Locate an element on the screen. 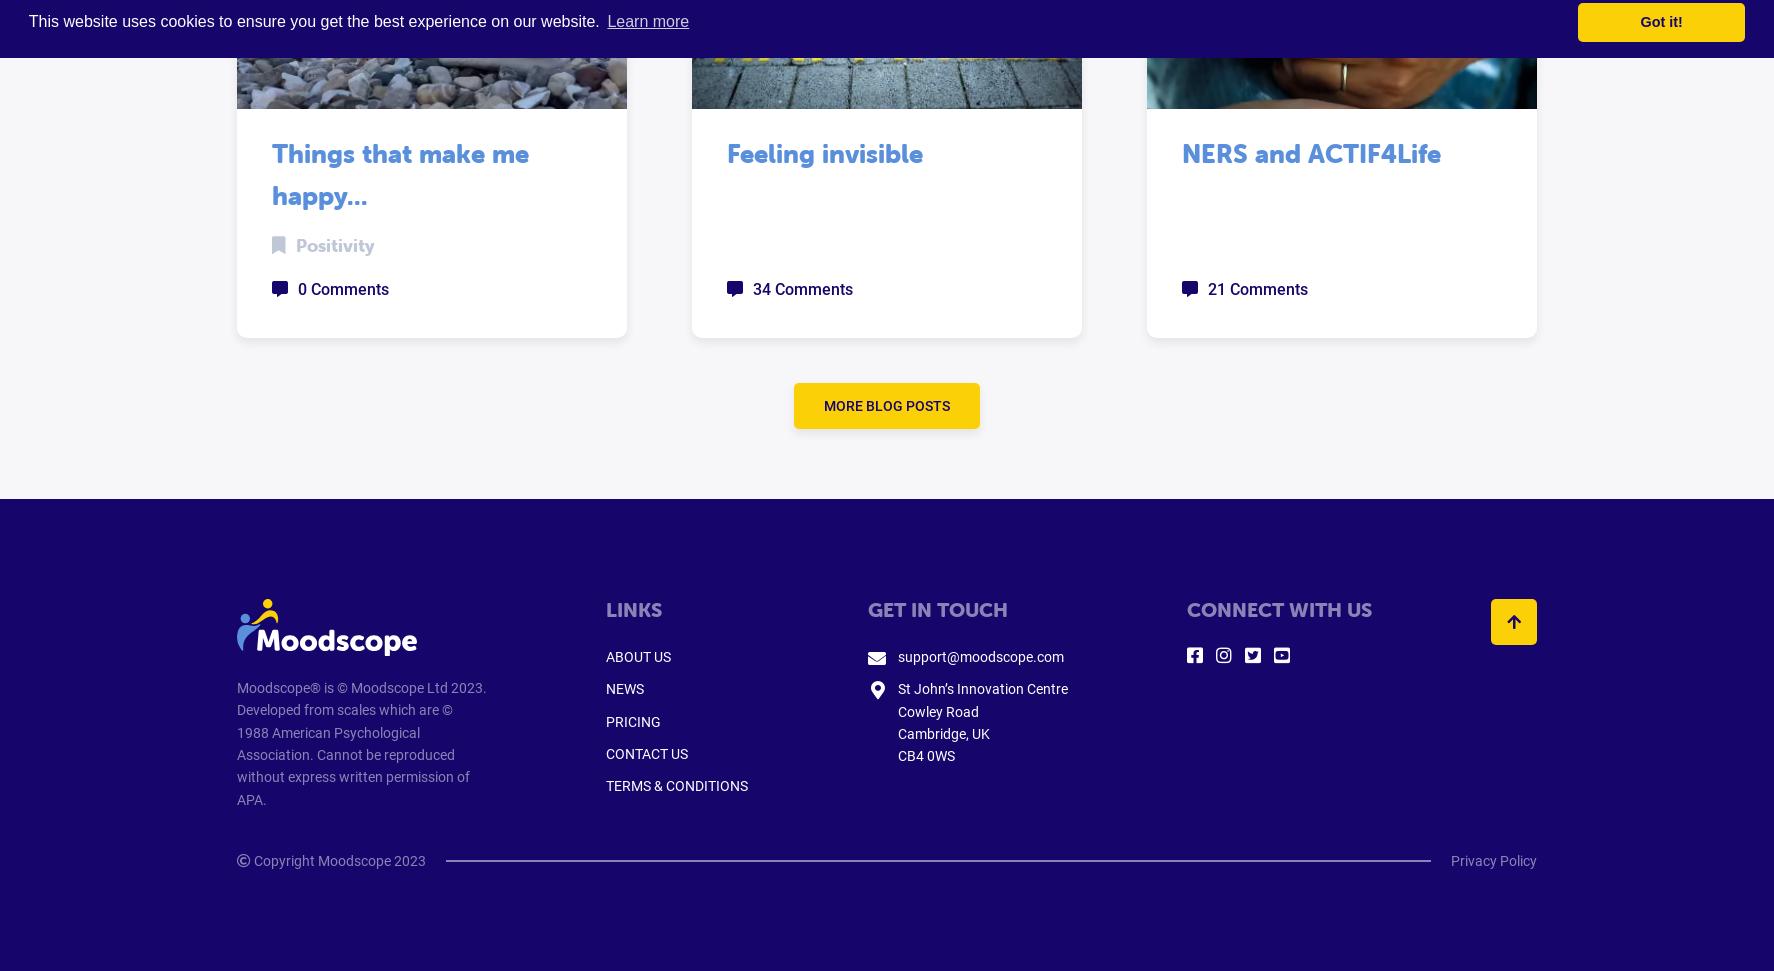  '21 Comments' is located at coordinates (1256, 288).